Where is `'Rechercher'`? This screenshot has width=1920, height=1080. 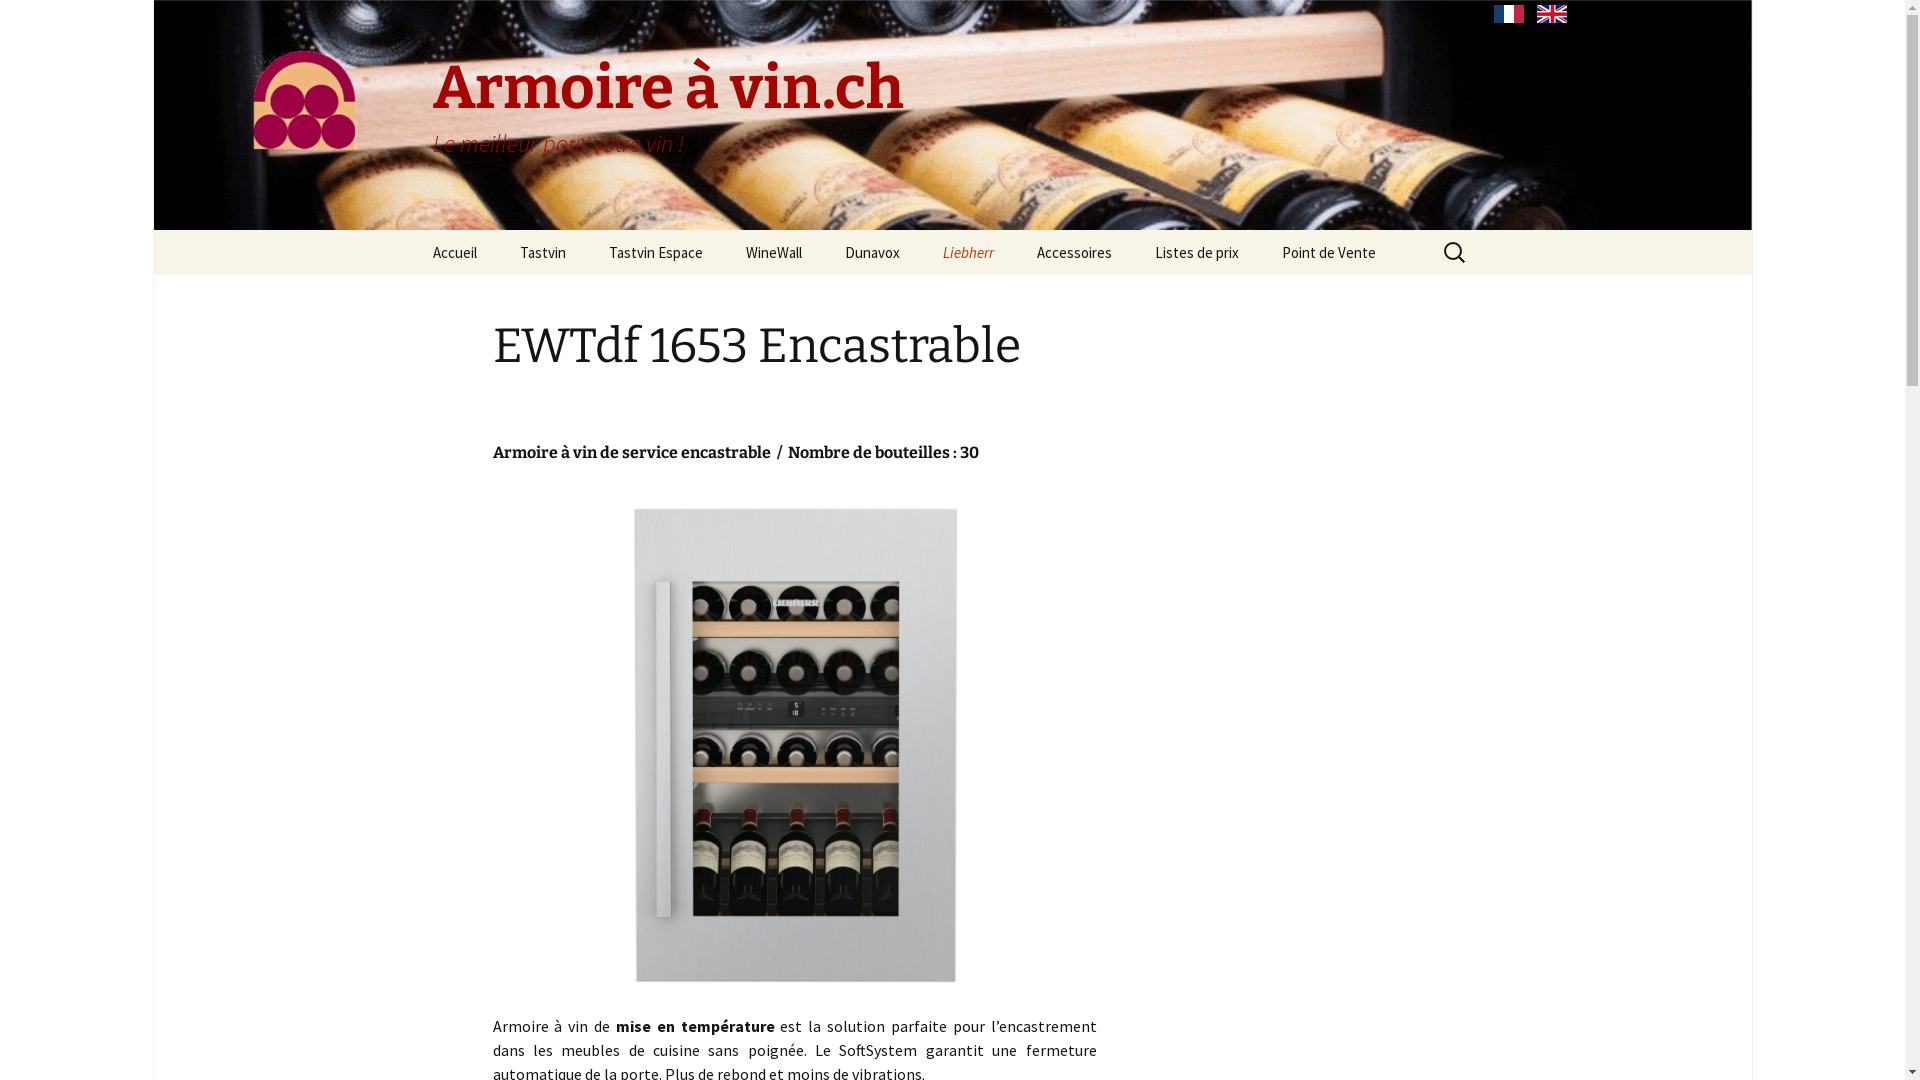 'Rechercher' is located at coordinates (24, 22).